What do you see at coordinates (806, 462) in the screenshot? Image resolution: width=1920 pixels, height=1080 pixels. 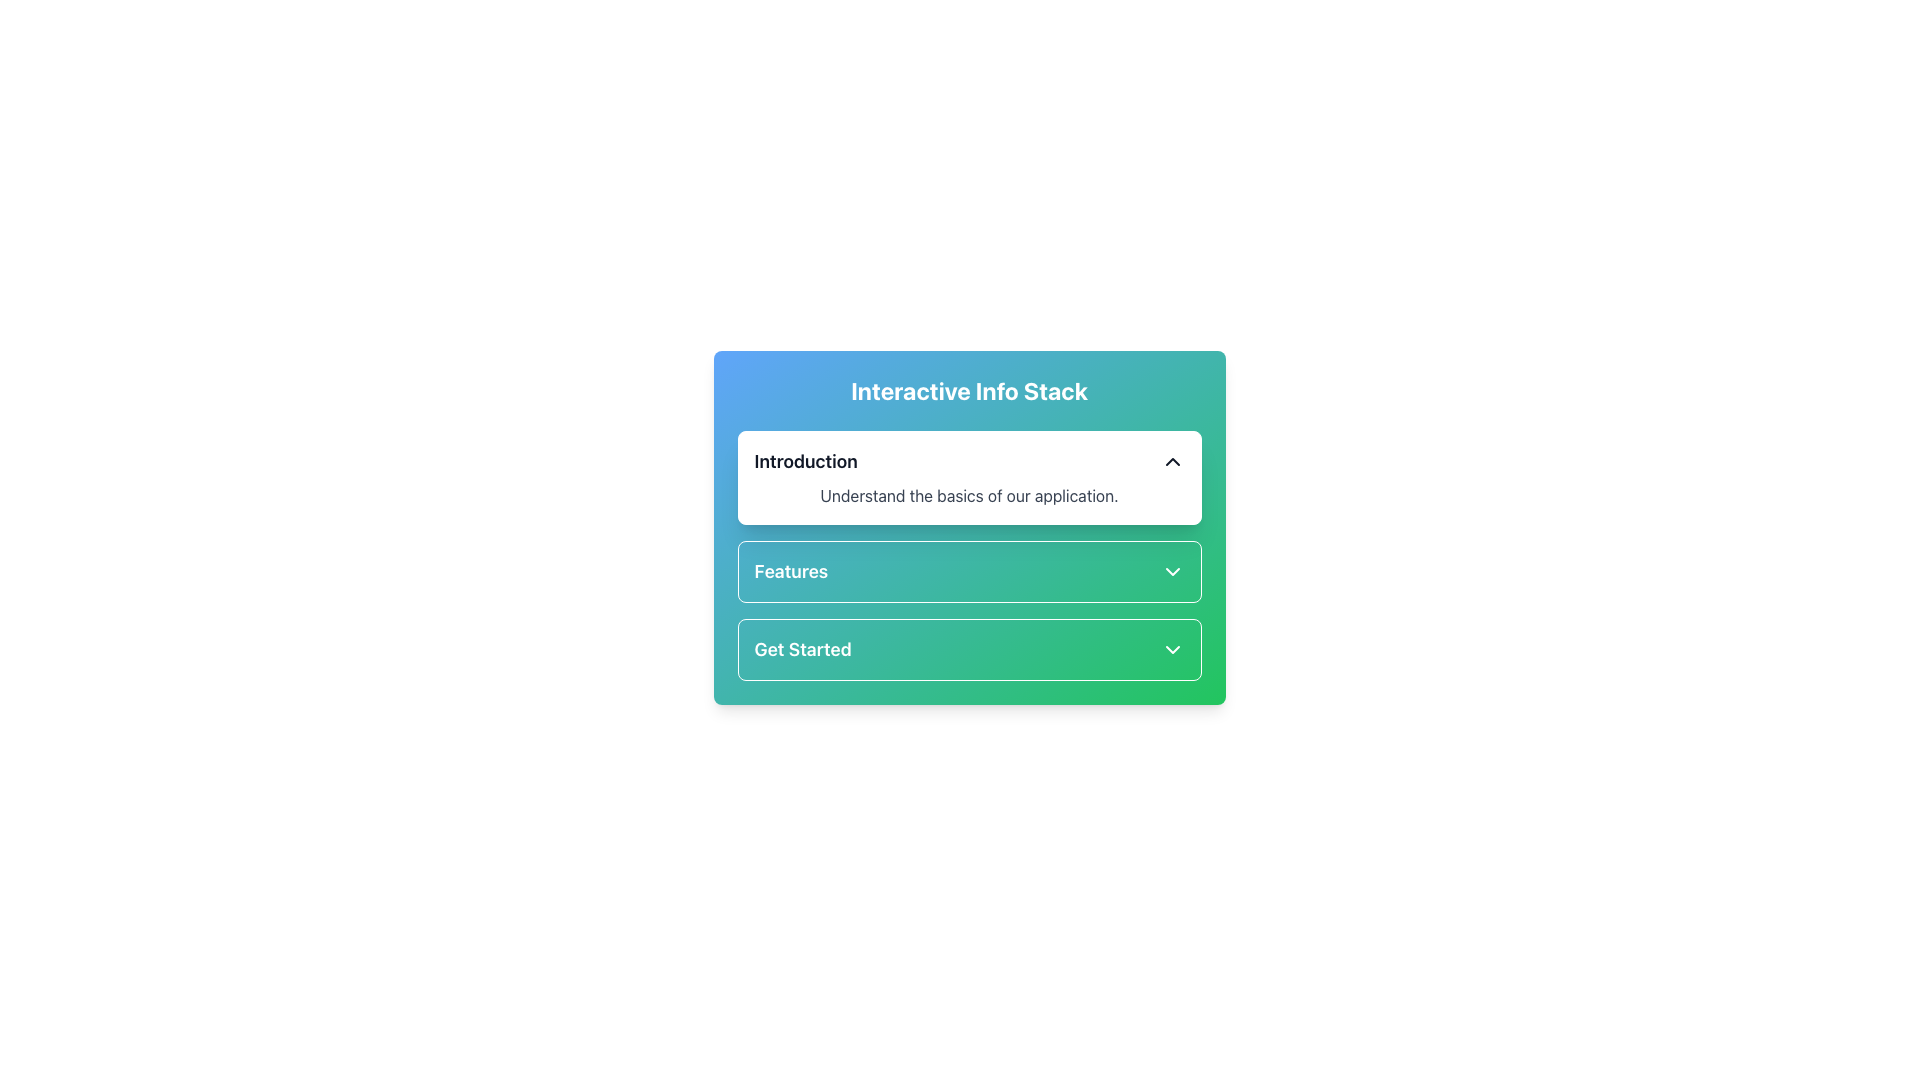 I see `the 'Introduction' text label which is part of the first dropdown header, styled in a larger bold font and aligned left next to a chevron icon` at bounding box center [806, 462].